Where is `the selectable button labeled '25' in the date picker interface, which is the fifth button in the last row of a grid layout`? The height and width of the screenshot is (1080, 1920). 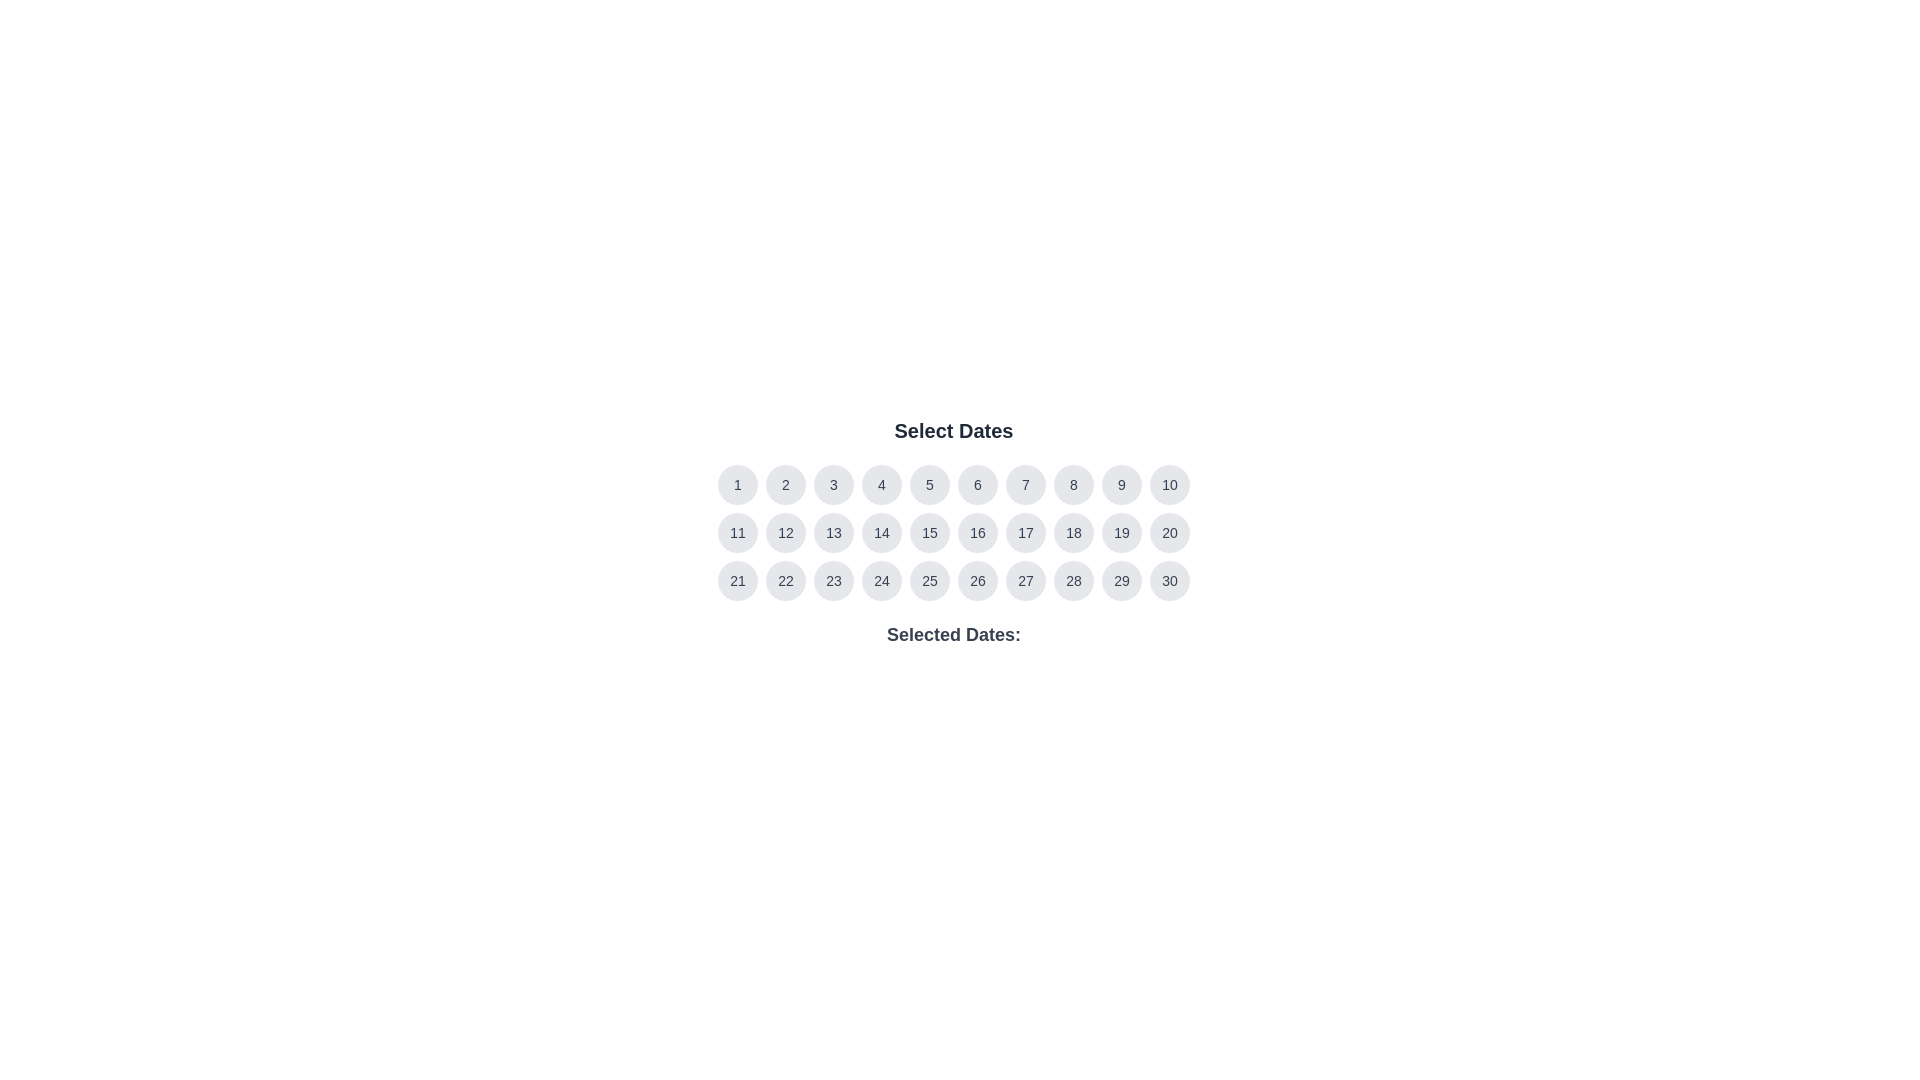 the selectable button labeled '25' in the date picker interface, which is the fifth button in the last row of a grid layout is located at coordinates (929, 581).